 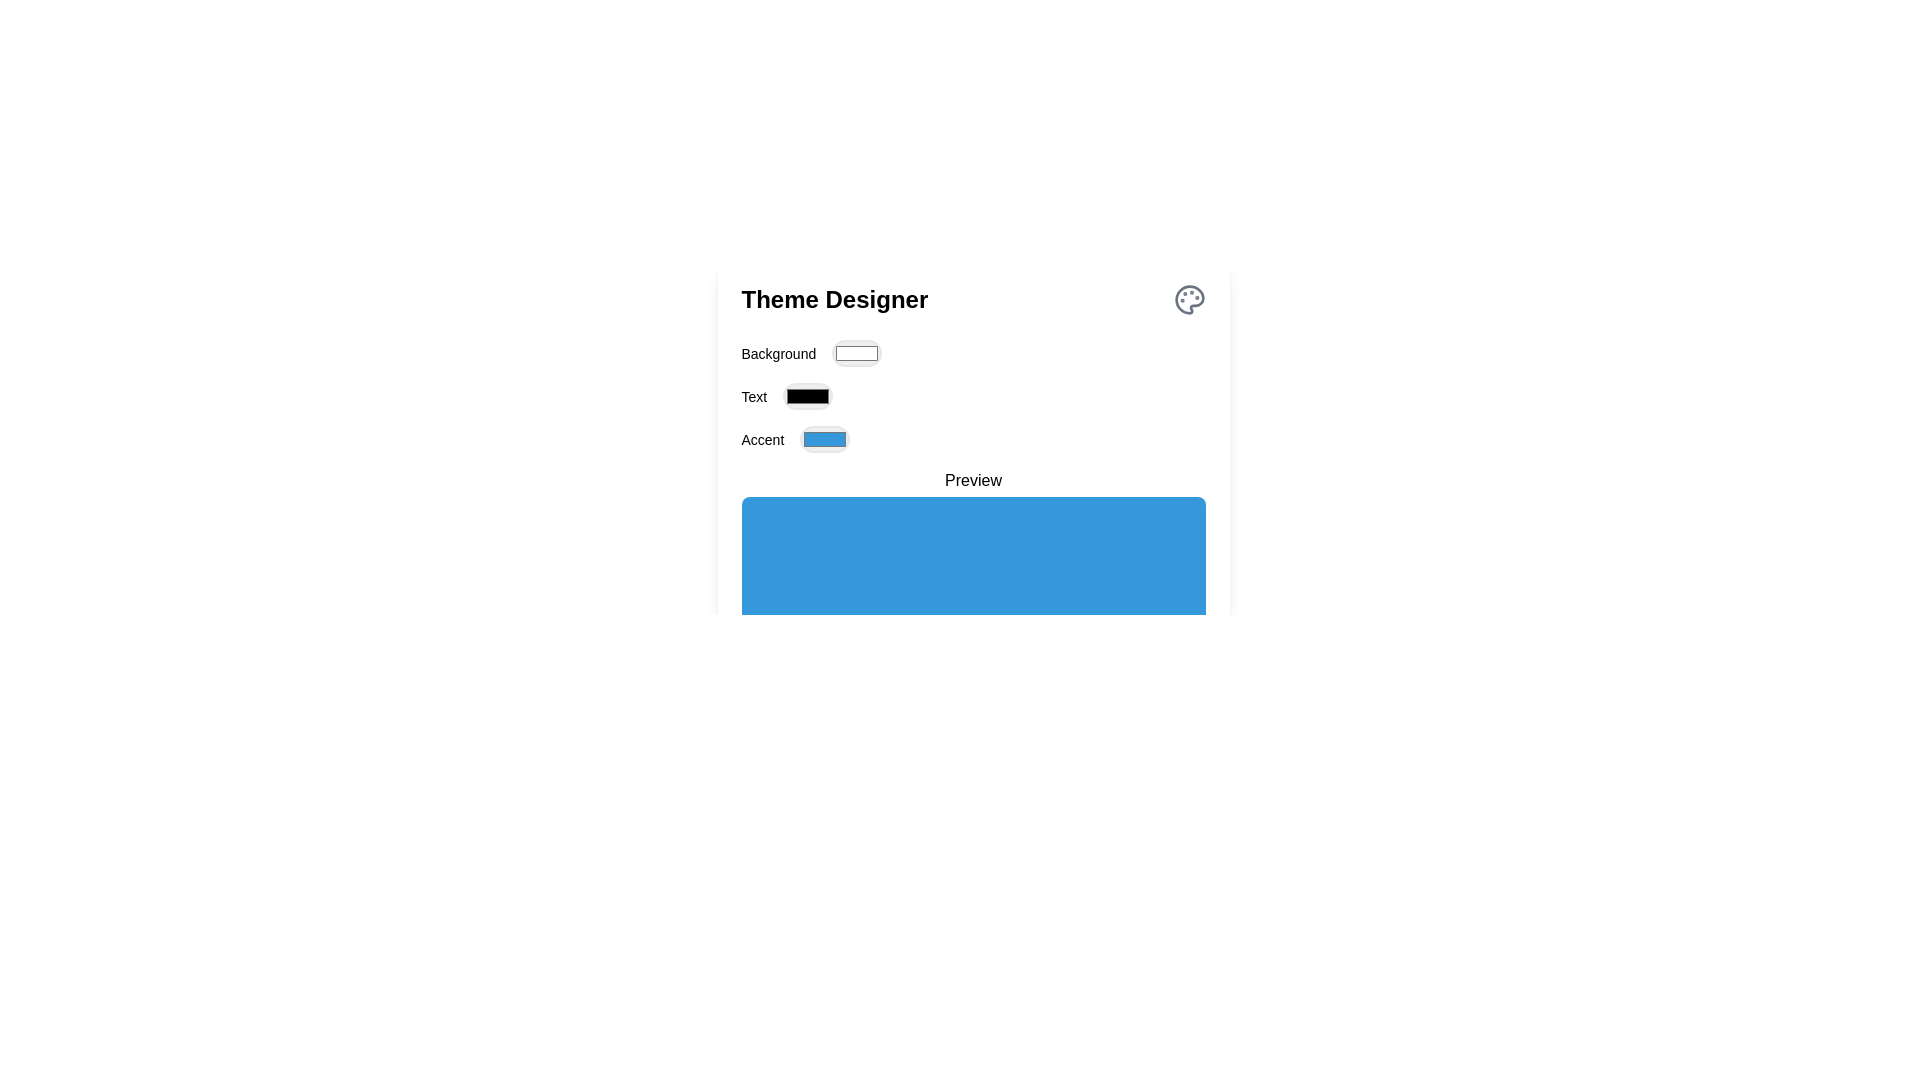 I want to click on the Text Label indicating the 'Text' color for the theme, positioned in the flexbox layout adjacent to the color picker input, so click(x=753, y=396).